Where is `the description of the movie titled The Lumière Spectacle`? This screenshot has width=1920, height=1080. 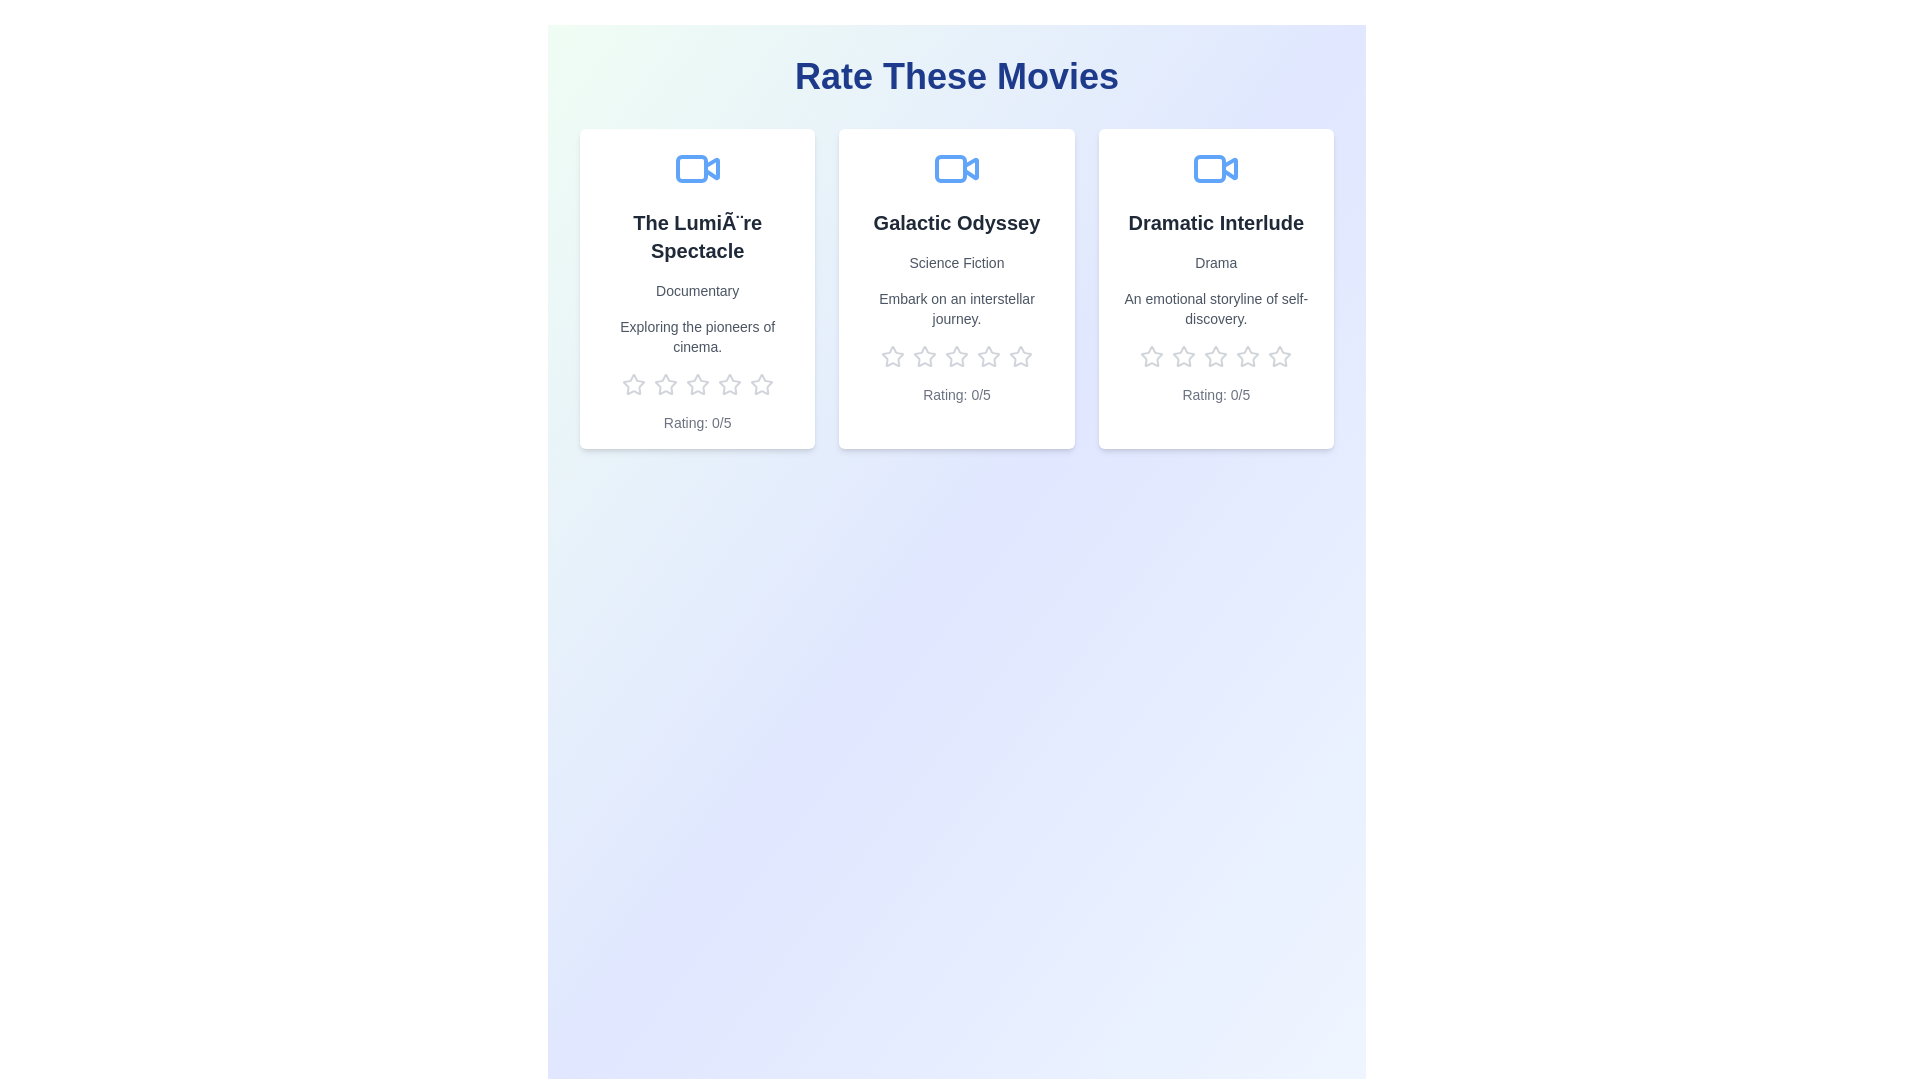 the description of the movie titled The Lumière Spectacle is located at coordinates (696, 335).